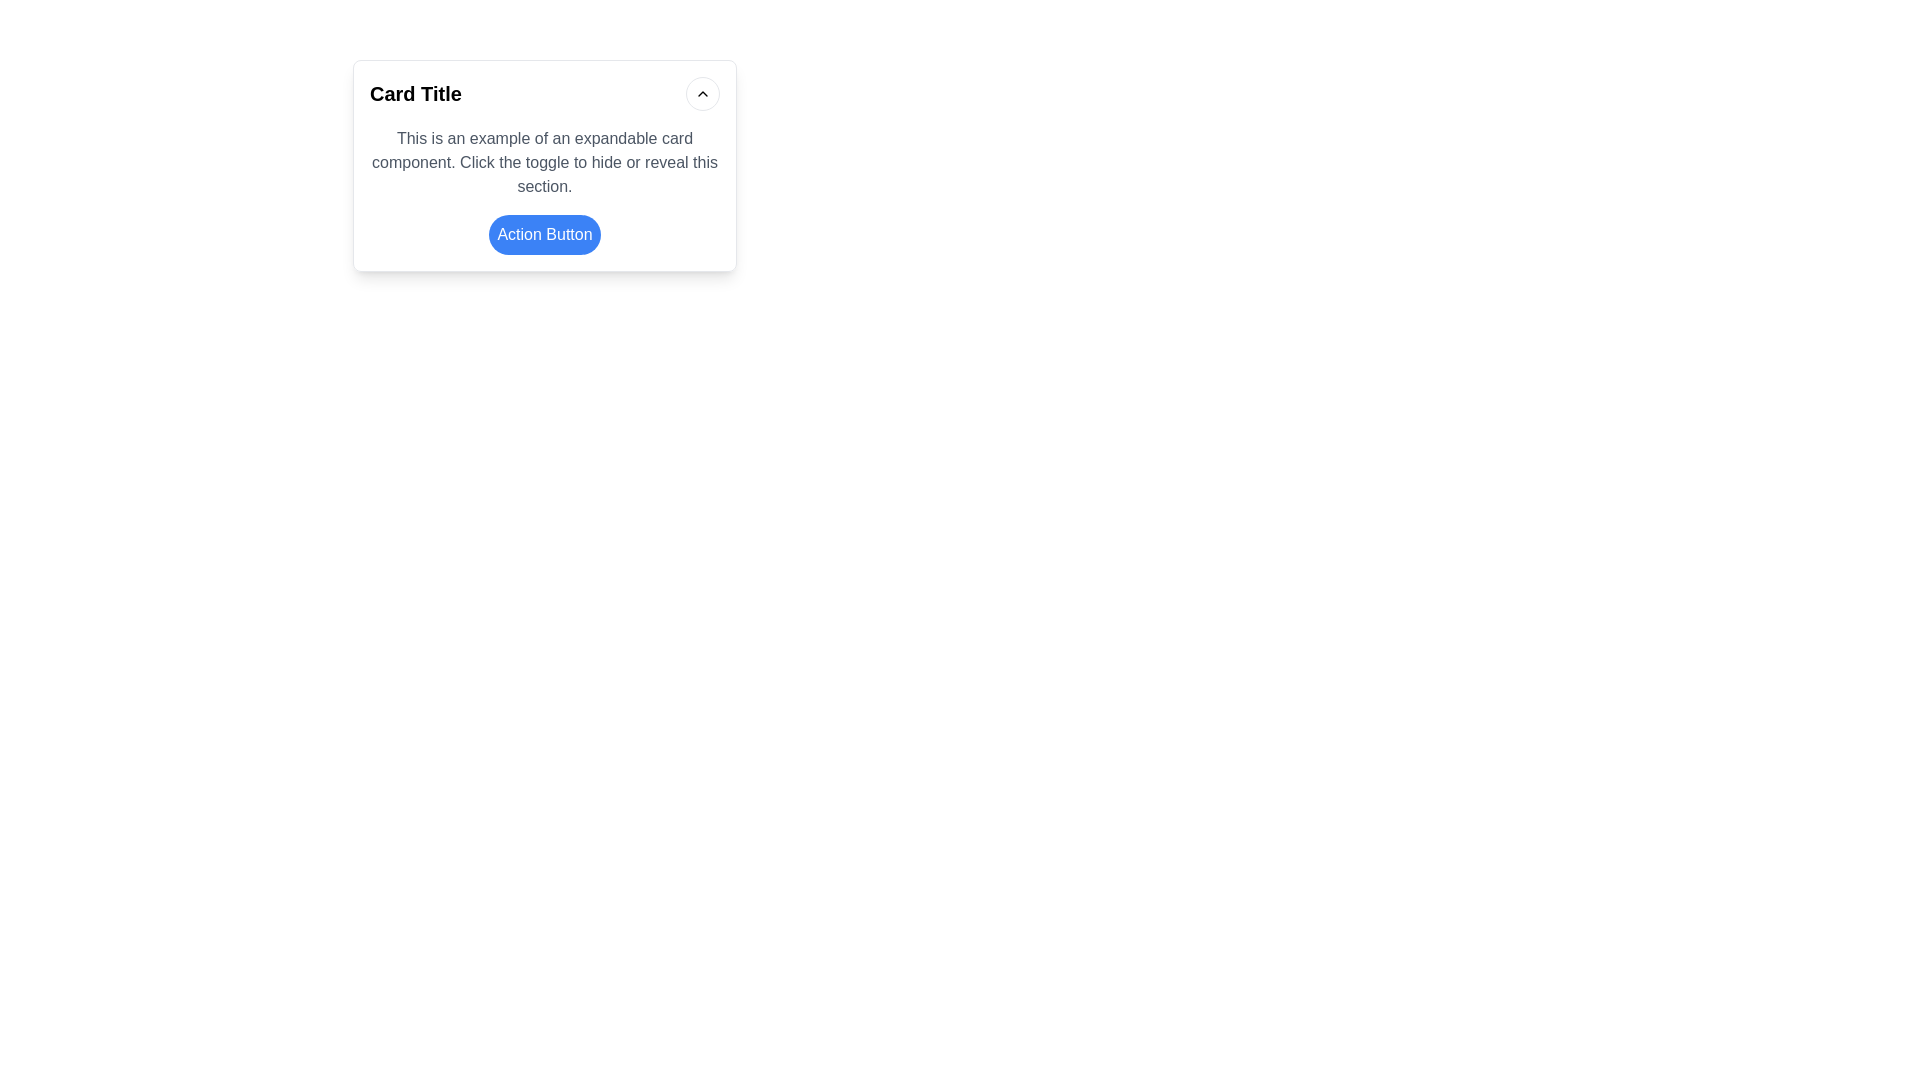 This screenshot has width=1920, height=1080. Describe the element at coordinates (702, 93) in the screenshot. I see `the SVG Icon located in the top-right corner of the card within a circular button` at that location.